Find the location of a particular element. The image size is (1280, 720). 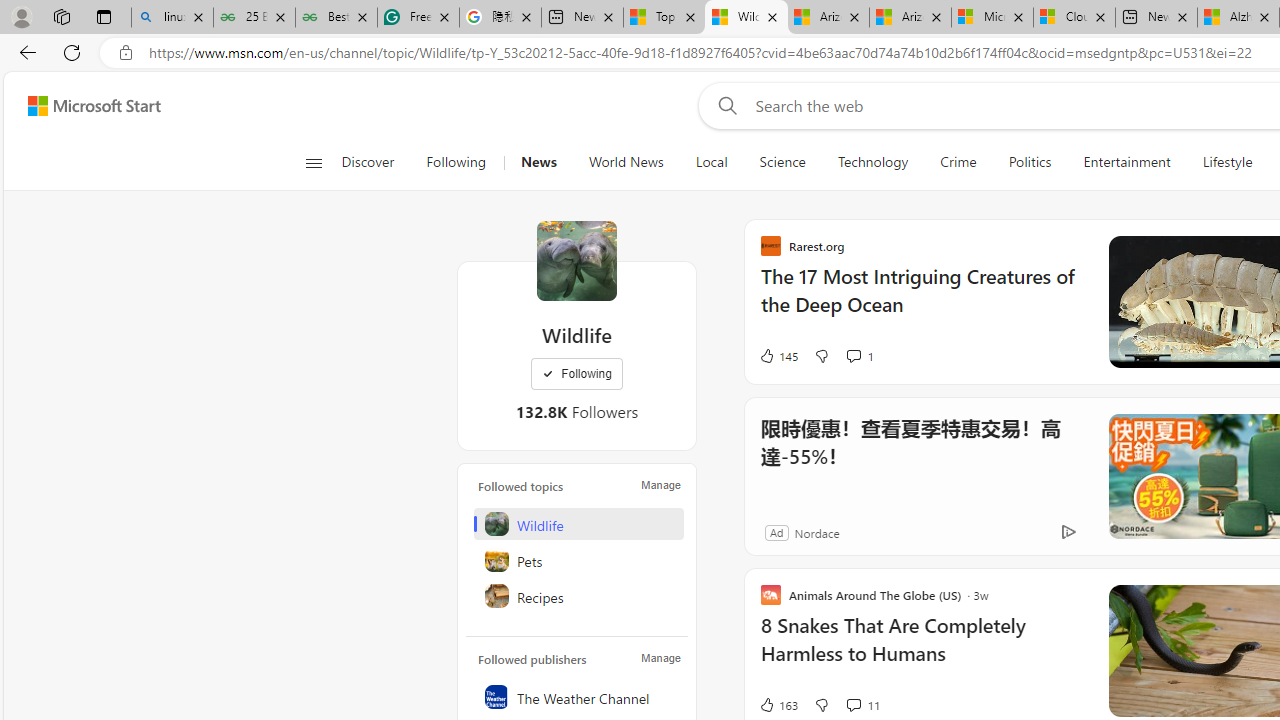

'Free AI Writing Assistance for Students | Grammarly' is located at coordinates (417, 17).